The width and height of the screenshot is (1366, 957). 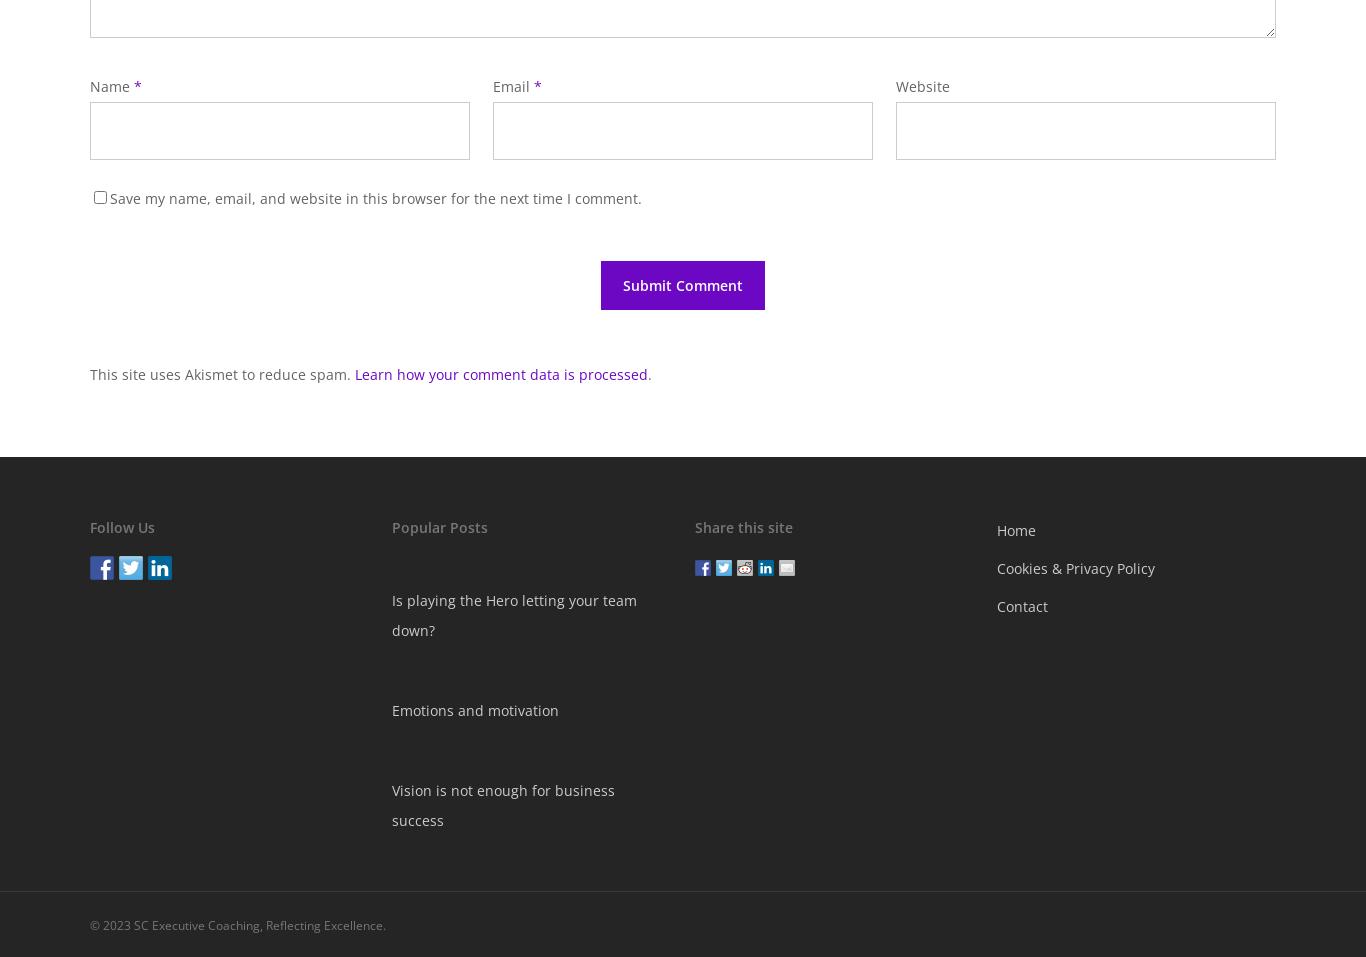 What do you see at coordinates (1016, 530) in the screenshot?
I see `'Home'` at bounding box center [1016, 530].